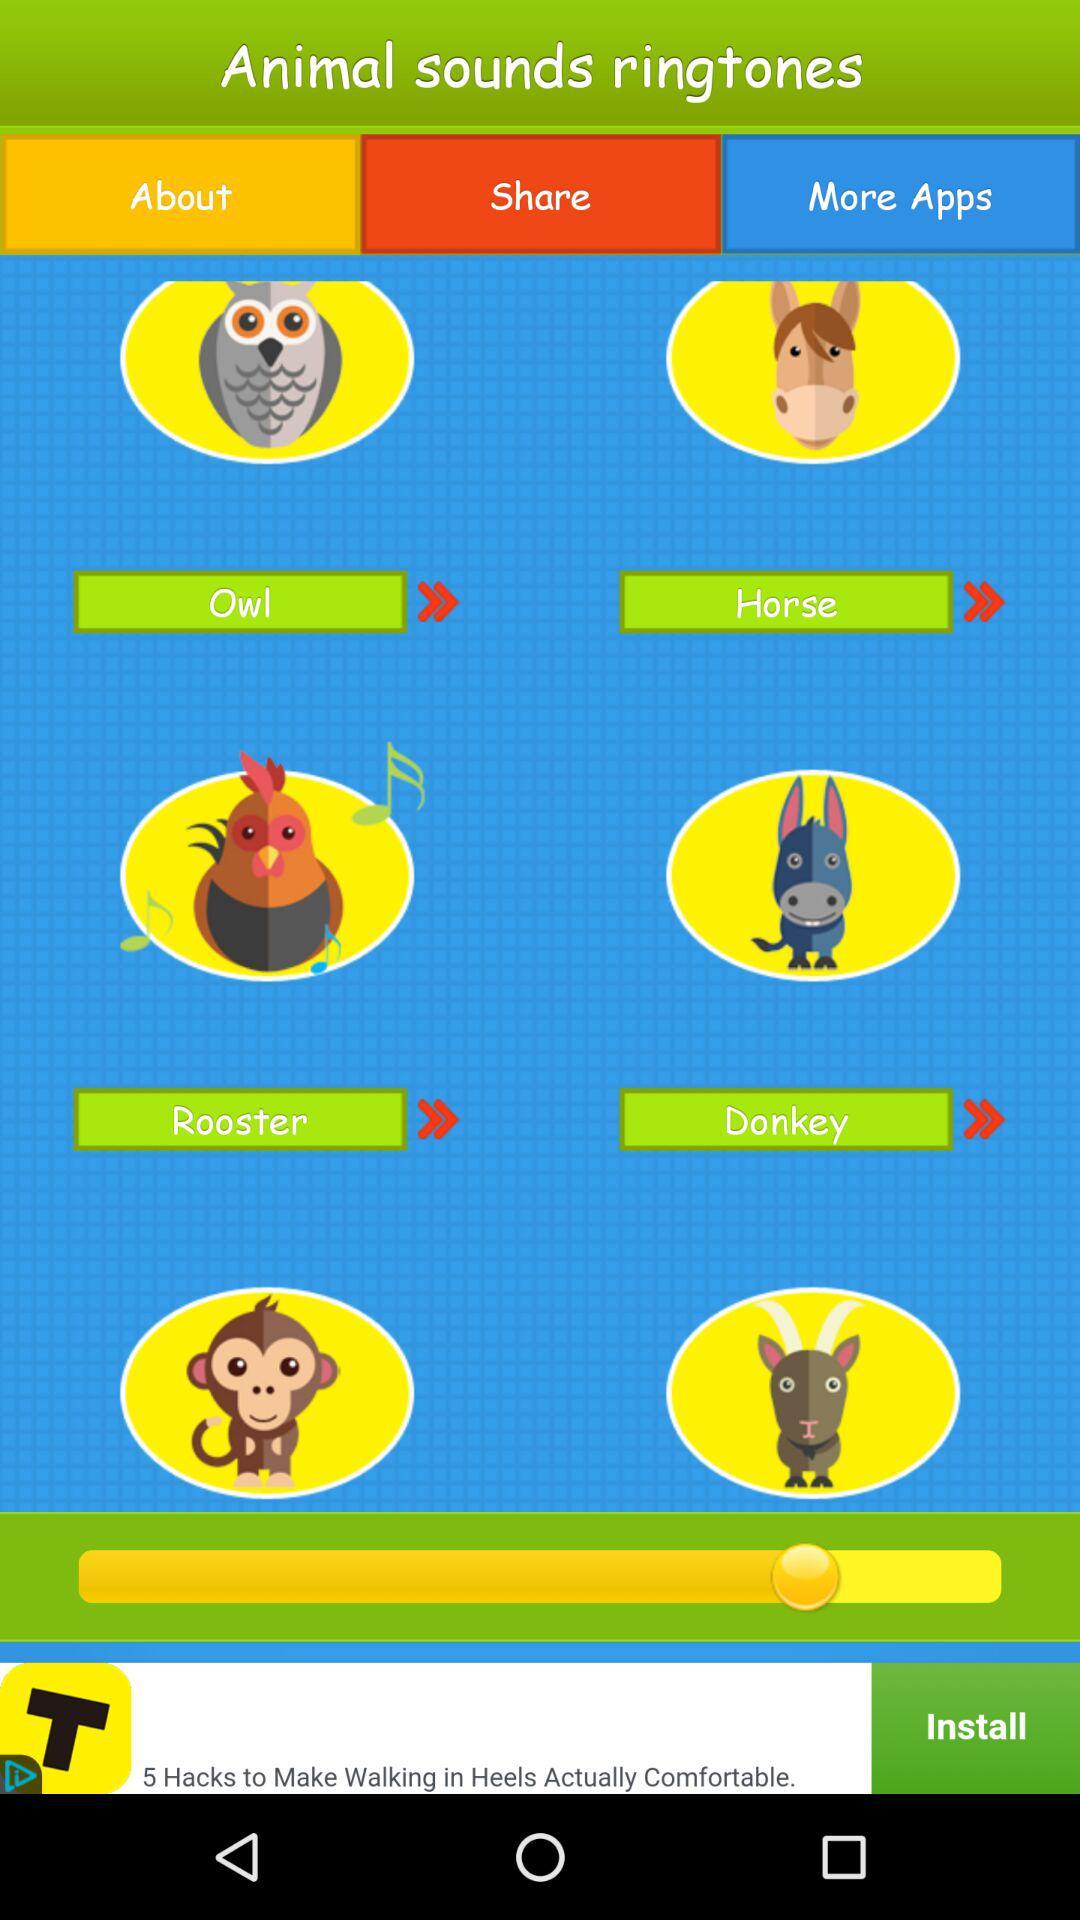  I want to click on more apps item, so click(900, 194).